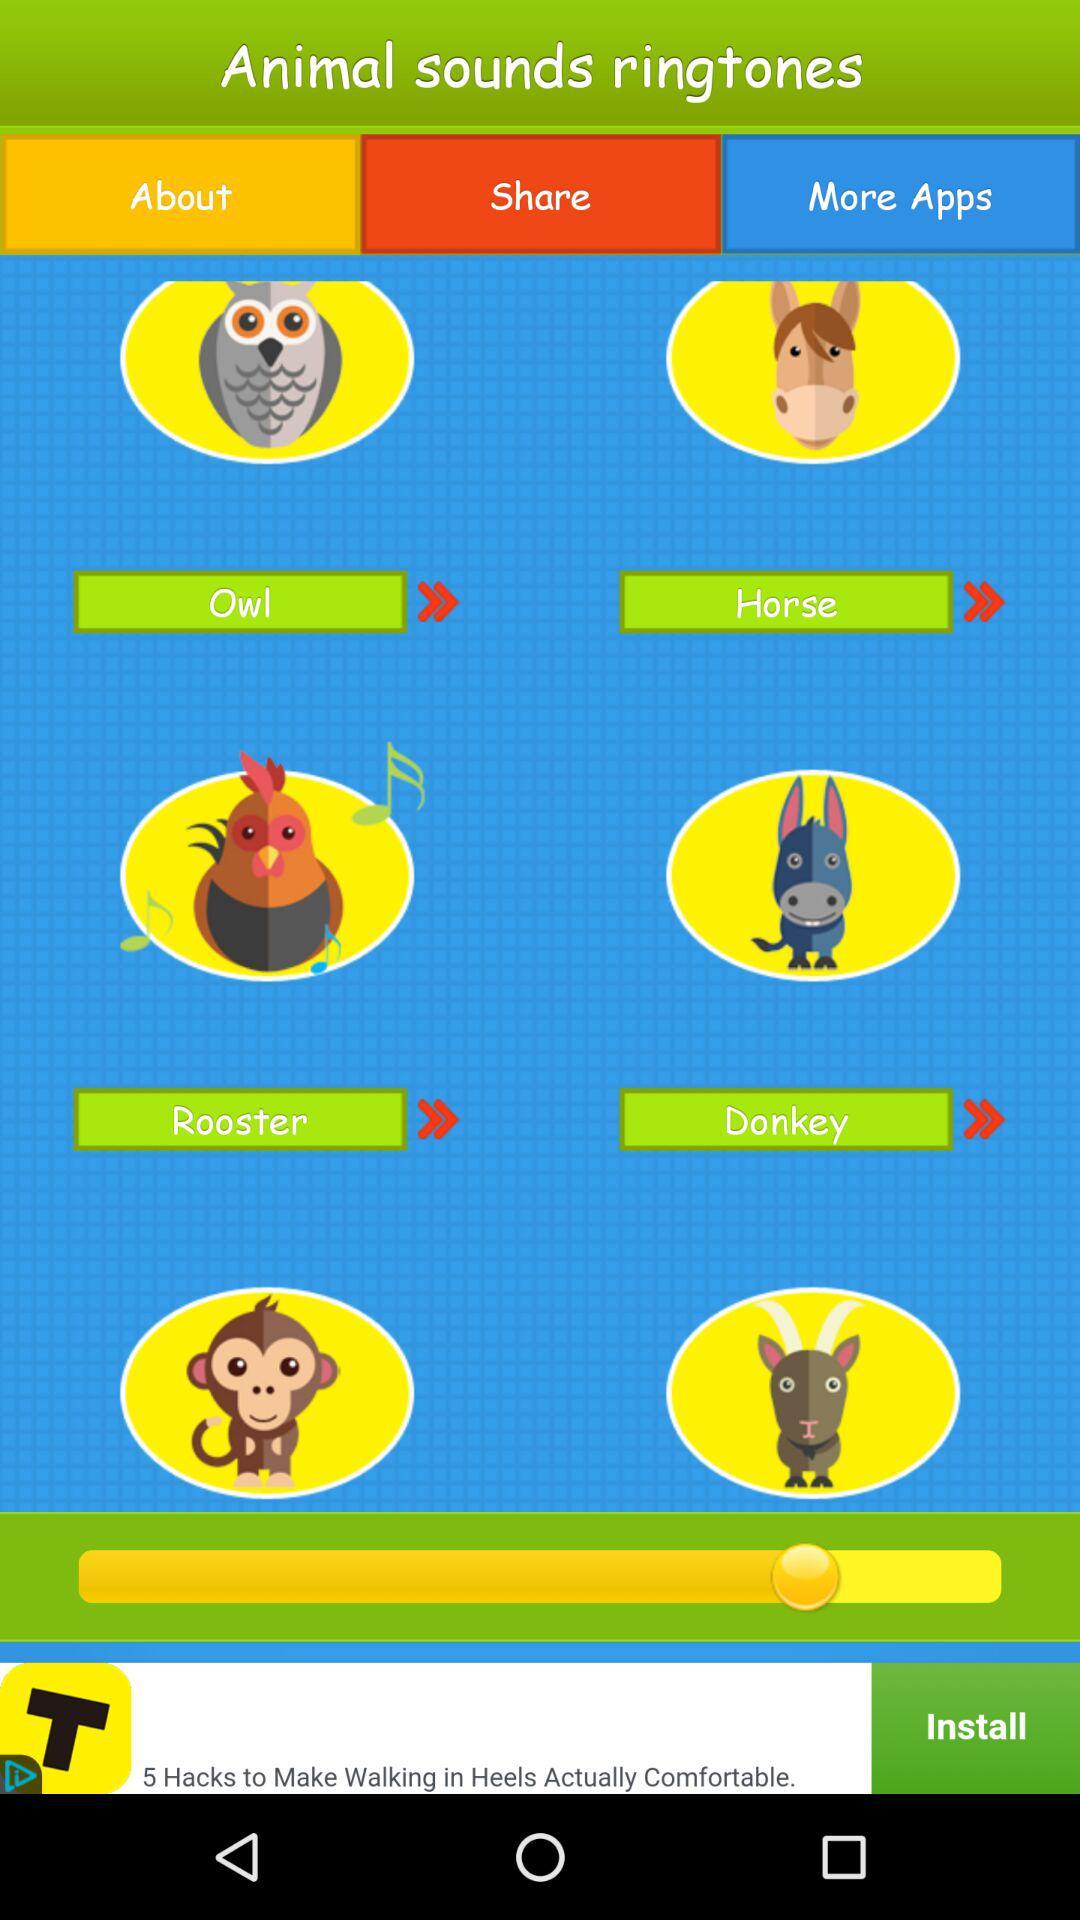  I want to click on more apps item, so click(900, 194).